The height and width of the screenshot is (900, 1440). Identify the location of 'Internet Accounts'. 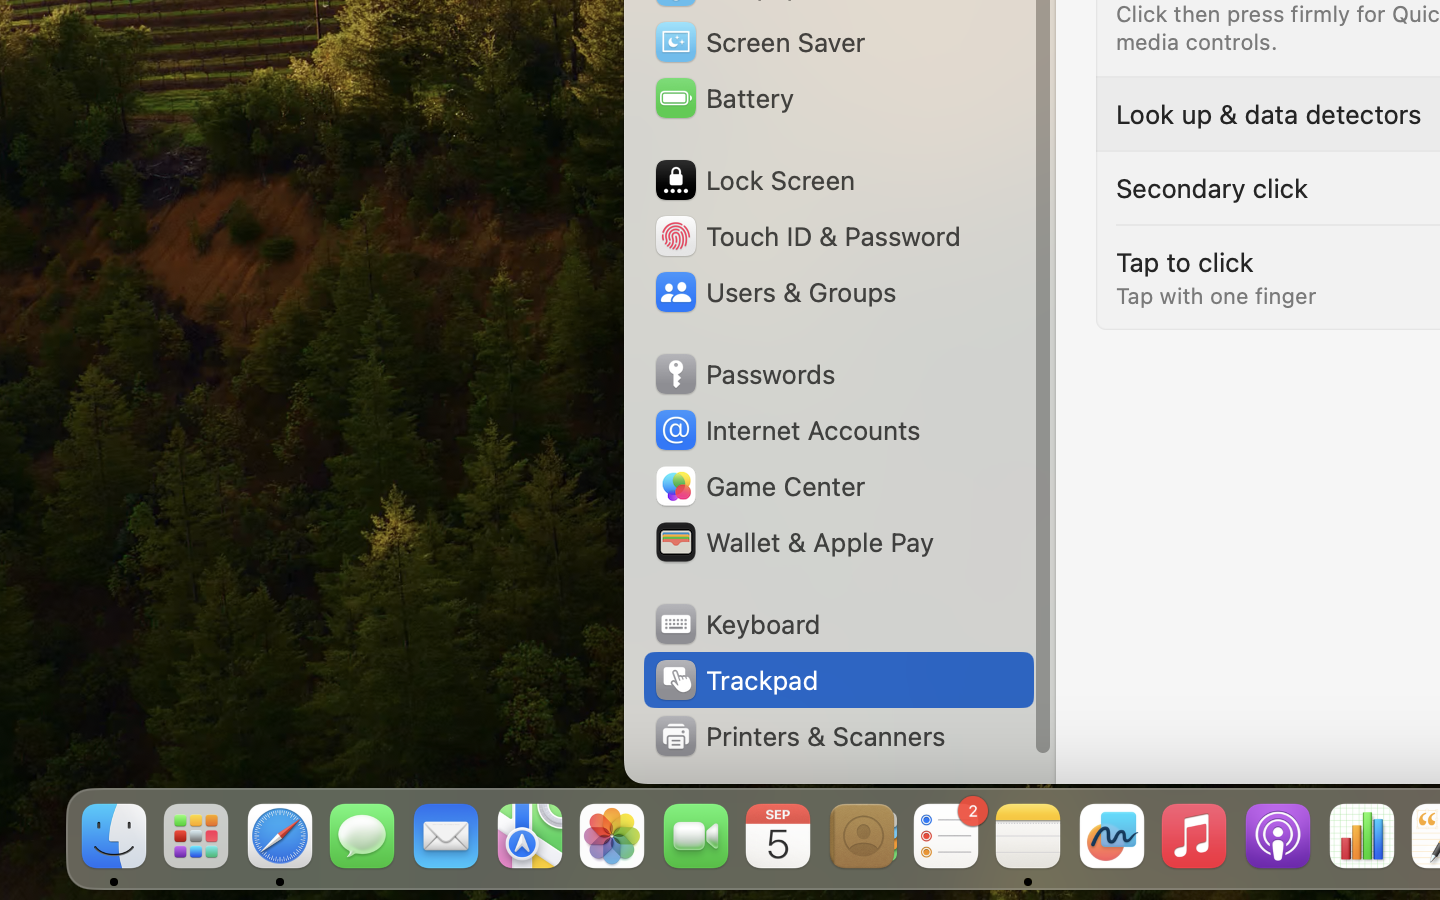
(785, 430).